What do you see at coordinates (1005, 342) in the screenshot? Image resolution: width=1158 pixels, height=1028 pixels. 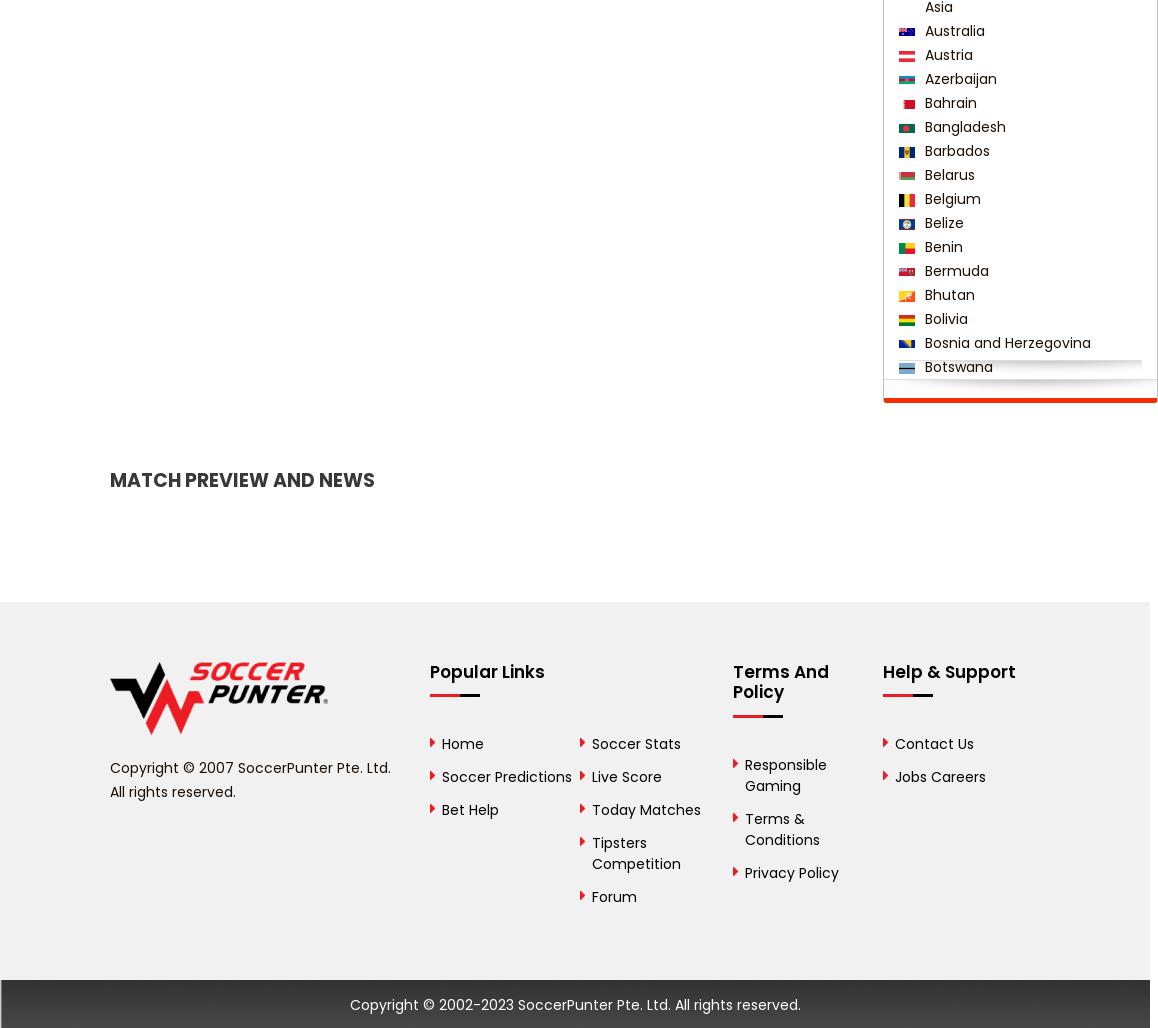 I see `'Bosnia and Herzegovina'` at bounding box center [1005, 342].